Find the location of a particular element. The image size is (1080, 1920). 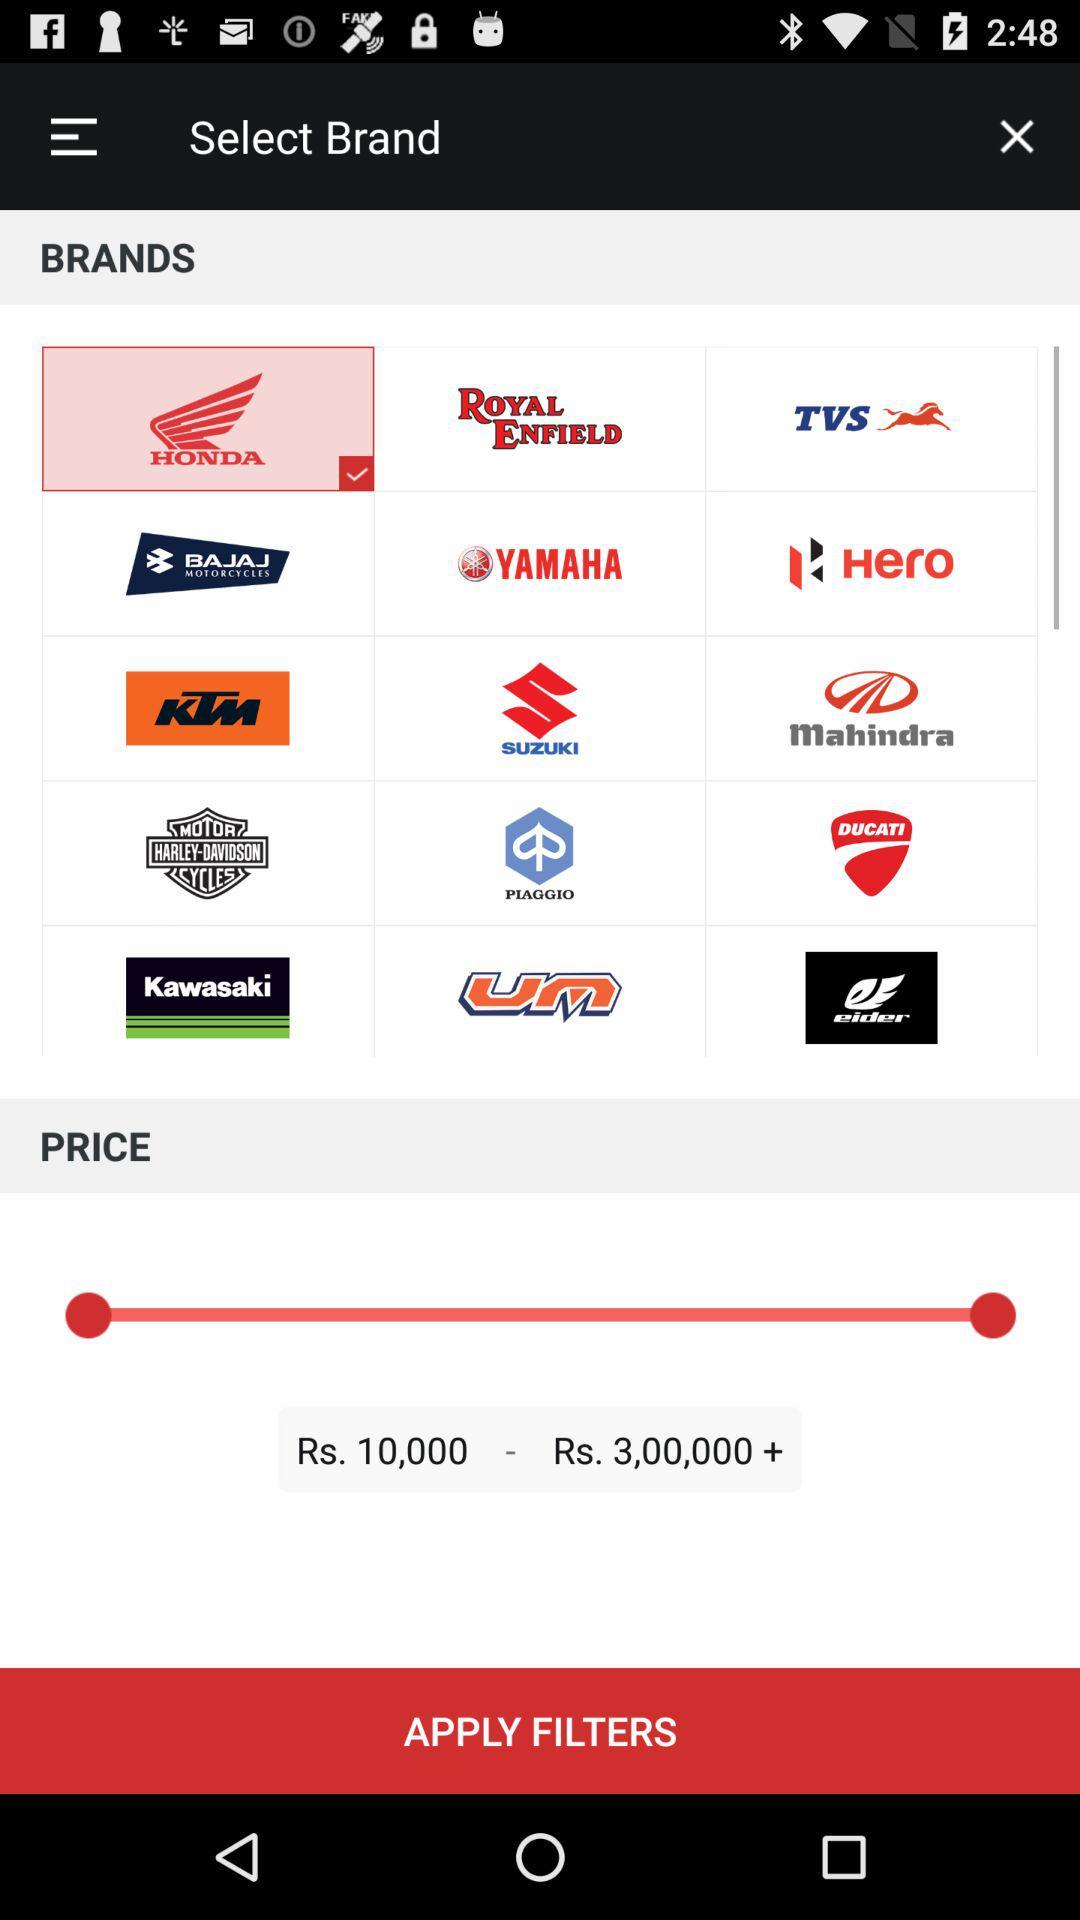

icon above the brands item is located at coordinates (72, 135).